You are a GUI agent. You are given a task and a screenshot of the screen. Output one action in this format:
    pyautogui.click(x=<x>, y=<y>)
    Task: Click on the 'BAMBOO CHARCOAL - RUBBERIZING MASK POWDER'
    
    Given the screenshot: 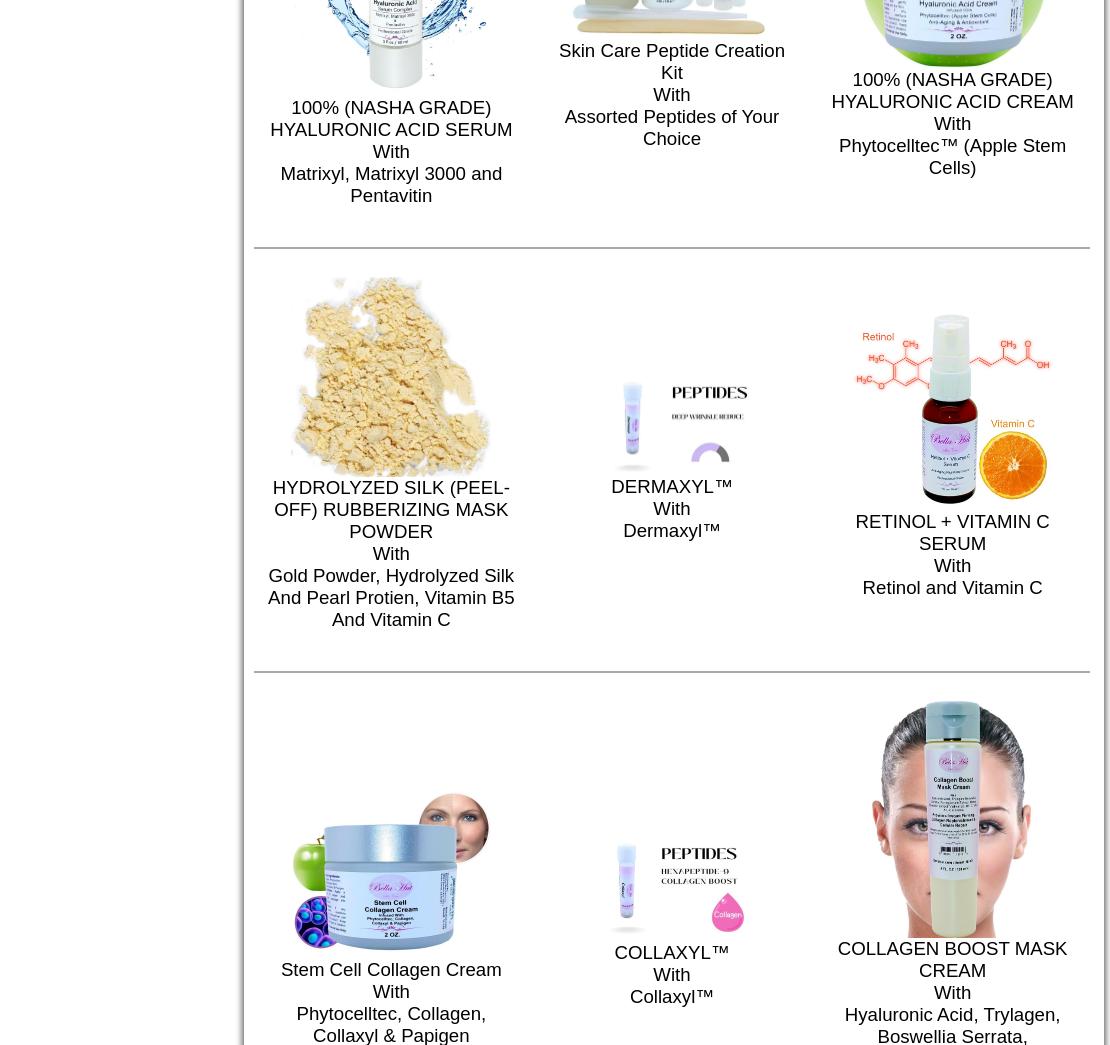 What is the action you would take?
    pyautogui.click(x=552, y=463)
    